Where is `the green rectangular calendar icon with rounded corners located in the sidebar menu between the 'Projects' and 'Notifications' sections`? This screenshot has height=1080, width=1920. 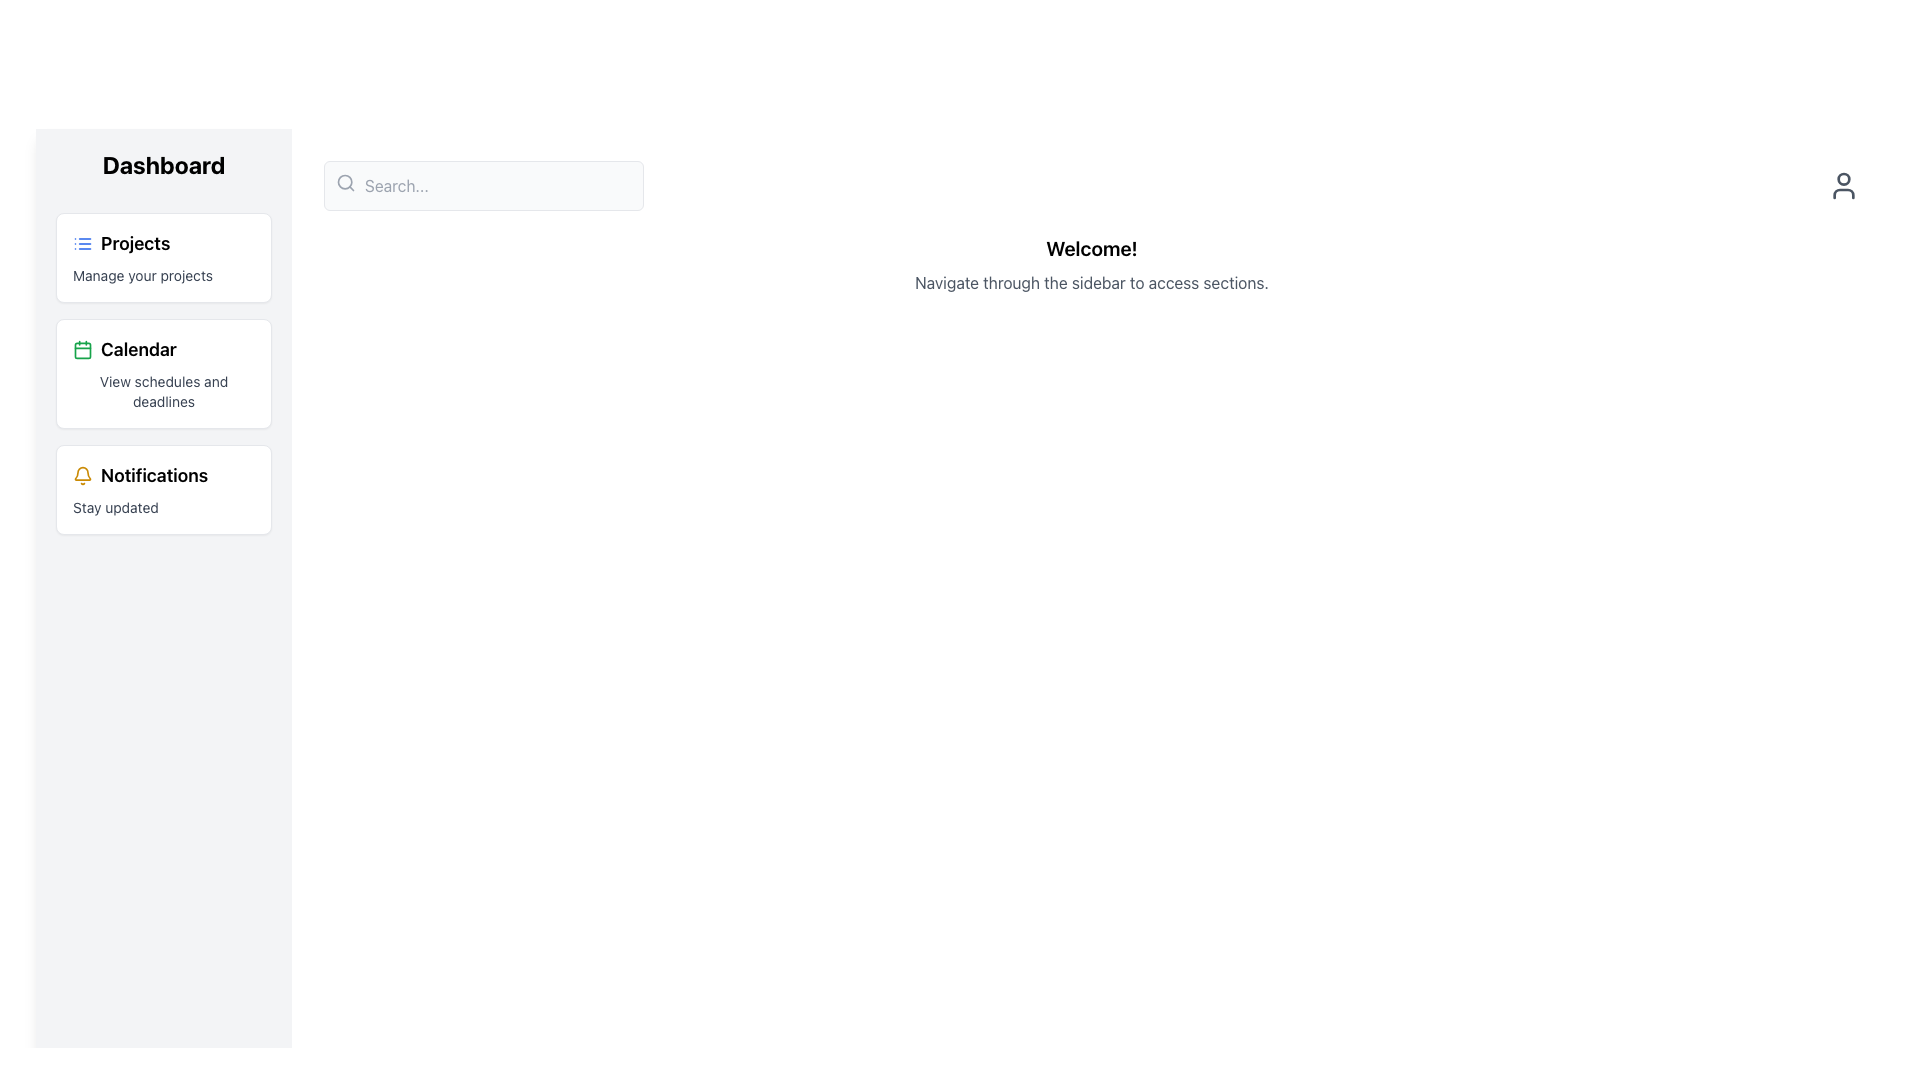
the green rectangular calendar icon with rounded corners located in the sidebar menu between the 'Projects' and 'Notifications' sections is located at coordinates (81, 349).